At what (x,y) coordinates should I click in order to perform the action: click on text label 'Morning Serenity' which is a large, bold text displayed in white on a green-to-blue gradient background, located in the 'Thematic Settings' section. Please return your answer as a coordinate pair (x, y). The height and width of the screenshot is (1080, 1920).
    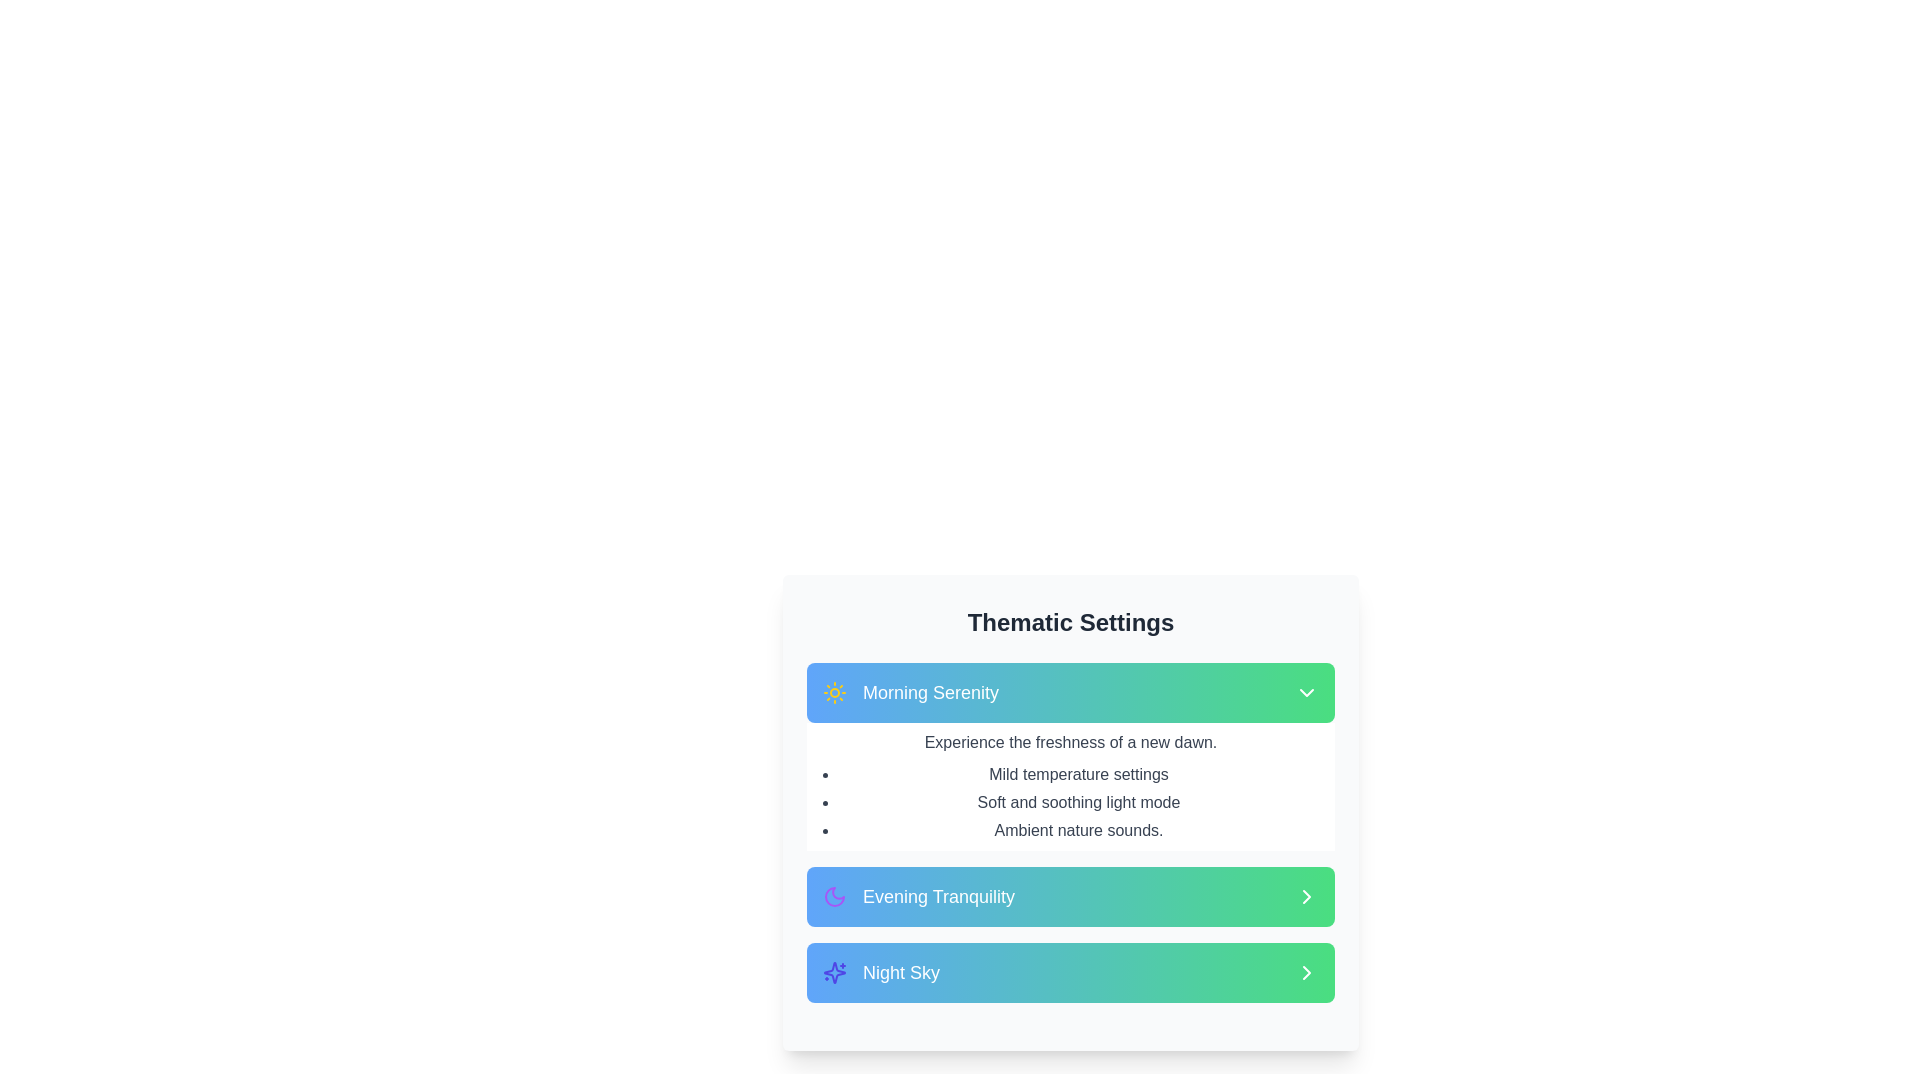
    Looking at the image, I should click on (930, 692).